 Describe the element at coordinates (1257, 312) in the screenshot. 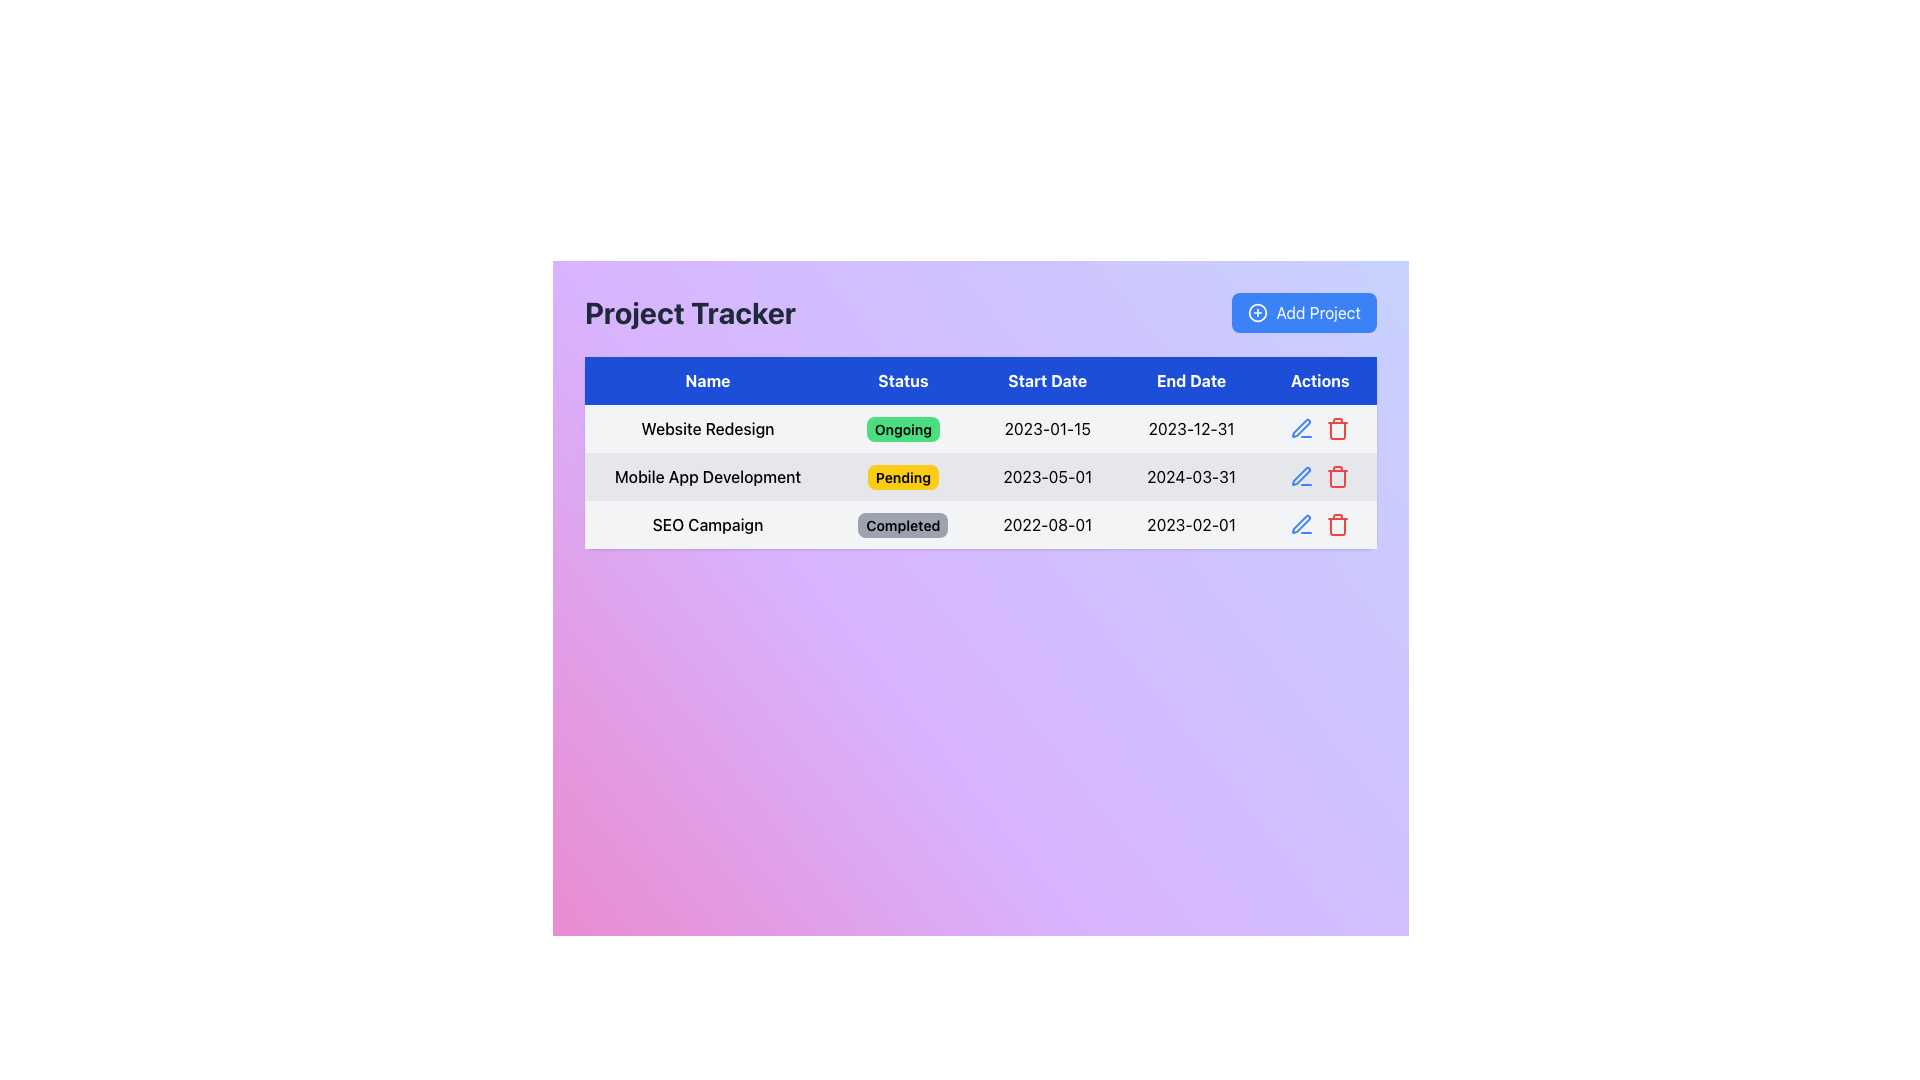

I see `the icon located inside the 'Add Project' button, positioned to the left of the text` at that location.